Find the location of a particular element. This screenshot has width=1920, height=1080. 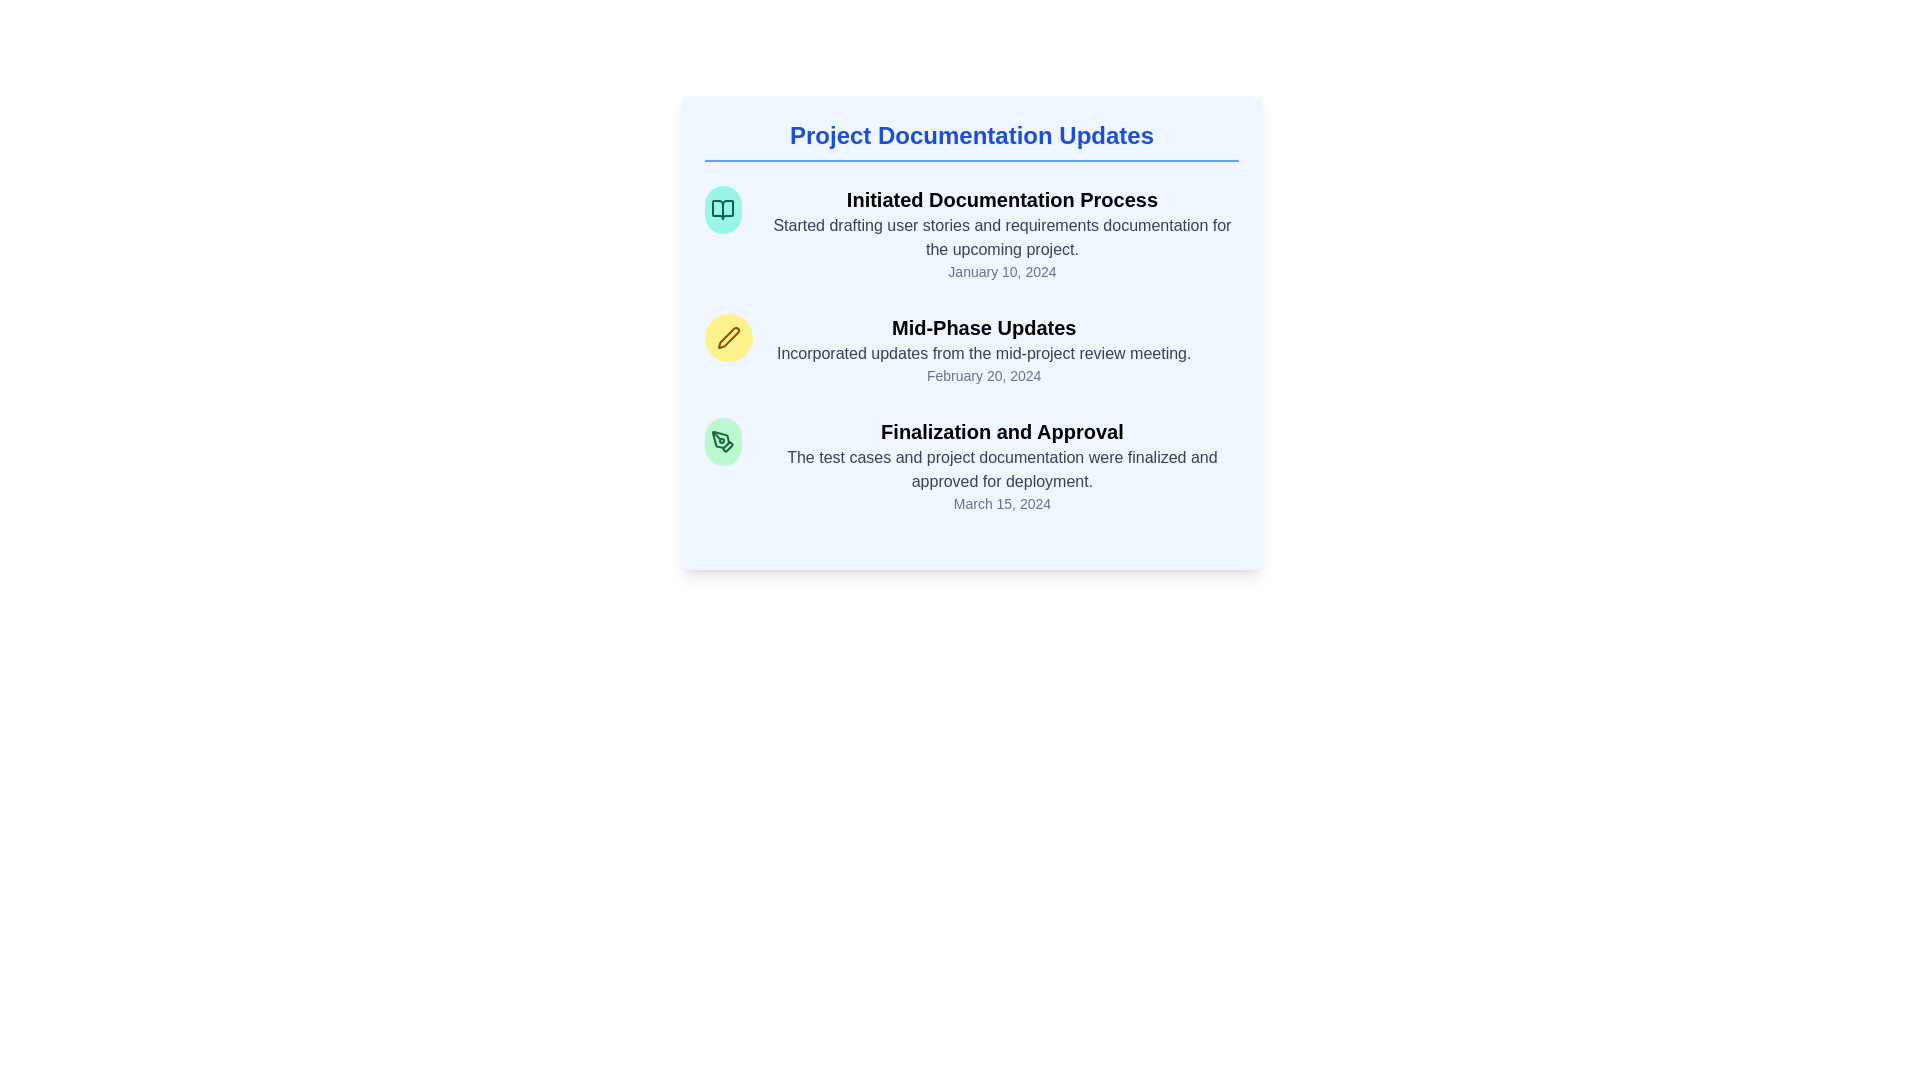

the static text display that provides descriptive details about the documentation process initiation, located below the title 'Initiated Documentation Process' and above the date 'January 10, 2024' is located at coordinates (1002, 237).